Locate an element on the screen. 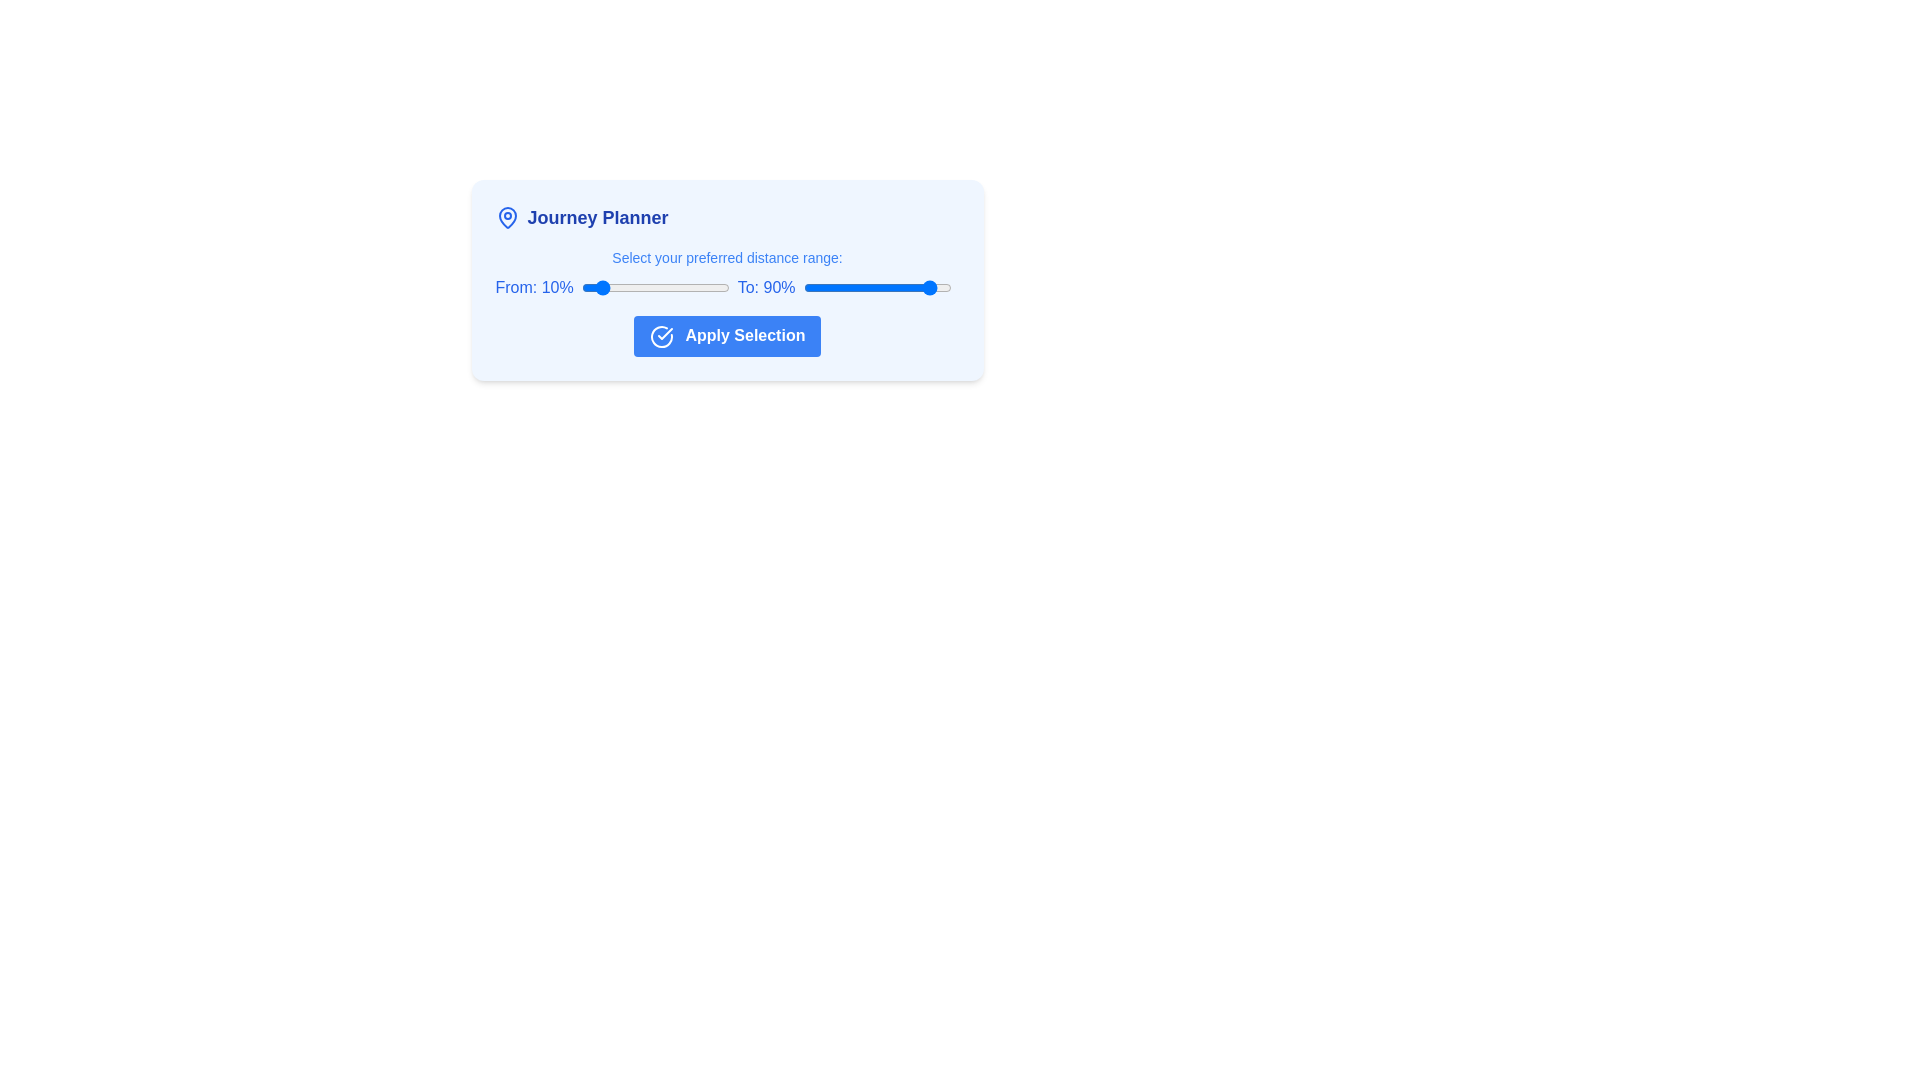 This screenshot has height=1080, width=1920. the slider value is located at coordinates (858, 288).